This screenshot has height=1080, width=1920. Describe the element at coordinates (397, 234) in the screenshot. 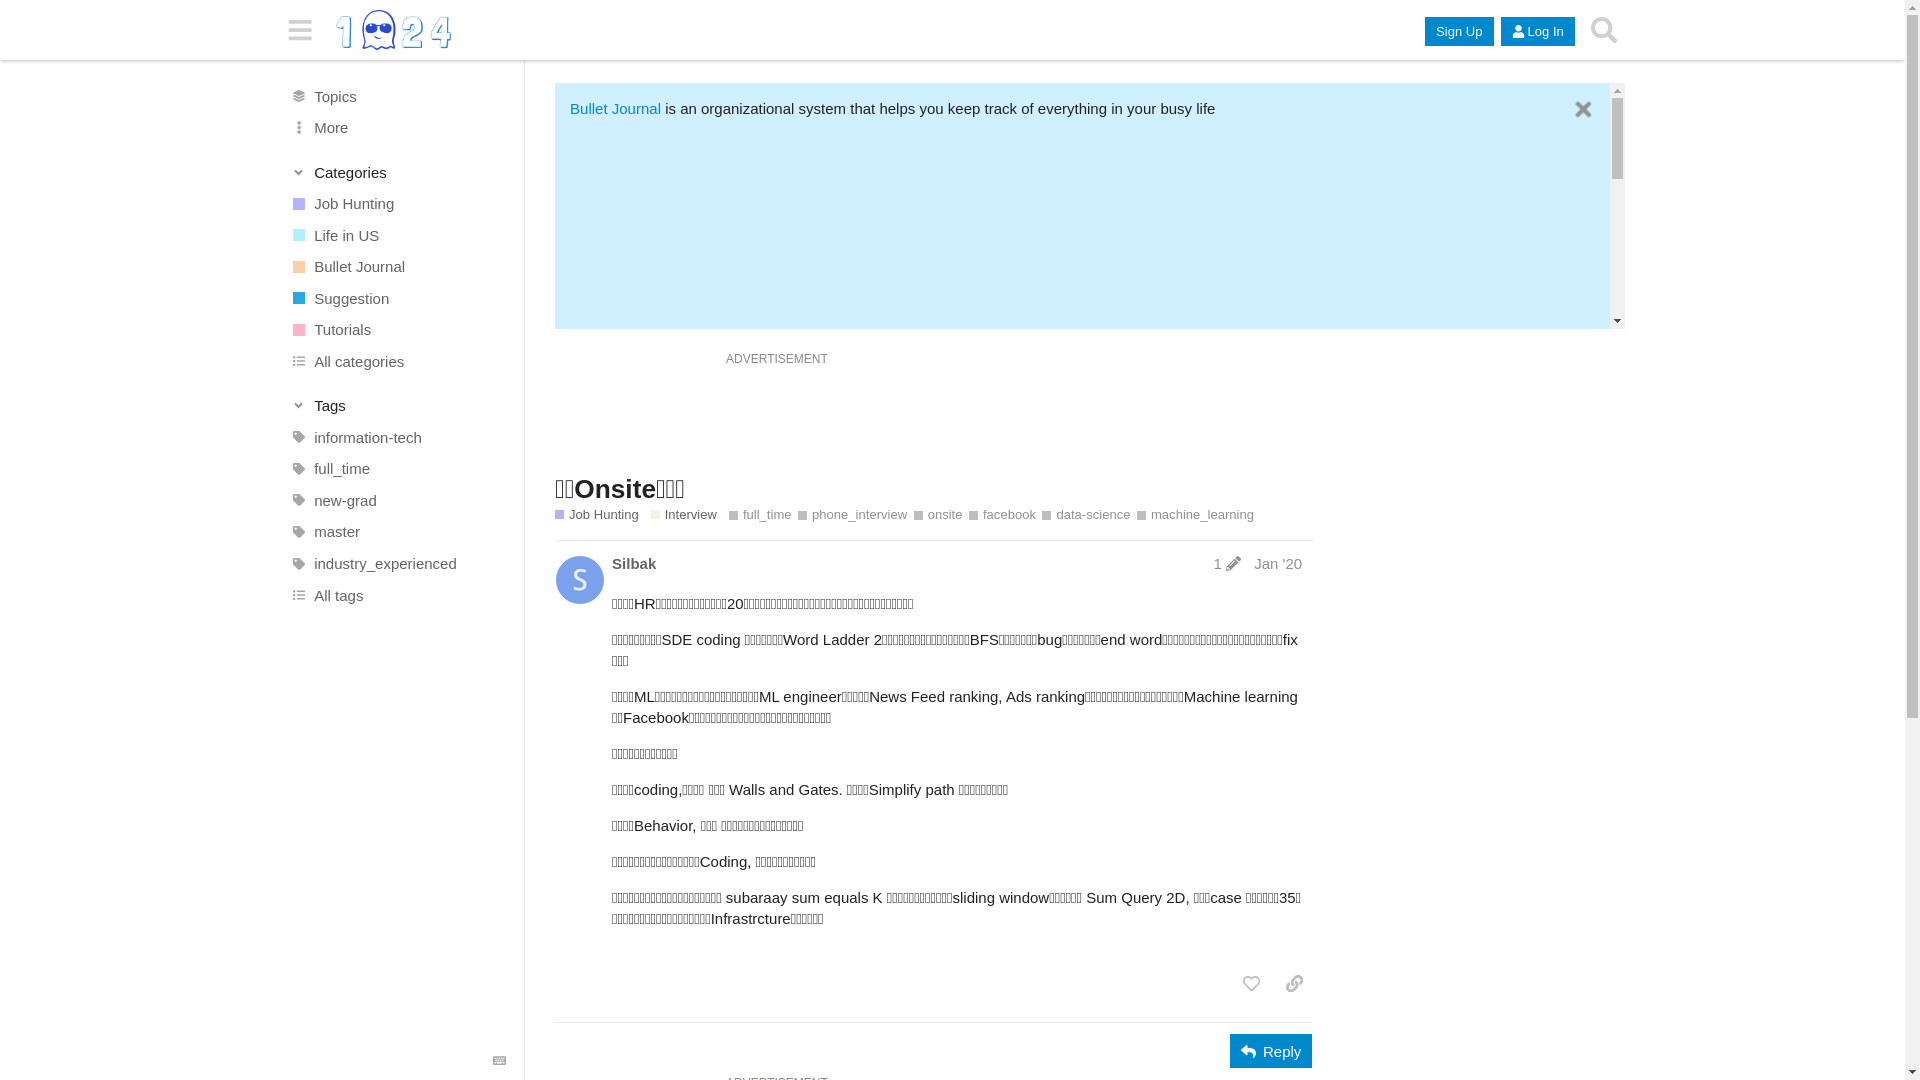

I see `'Life in US'` at that location.